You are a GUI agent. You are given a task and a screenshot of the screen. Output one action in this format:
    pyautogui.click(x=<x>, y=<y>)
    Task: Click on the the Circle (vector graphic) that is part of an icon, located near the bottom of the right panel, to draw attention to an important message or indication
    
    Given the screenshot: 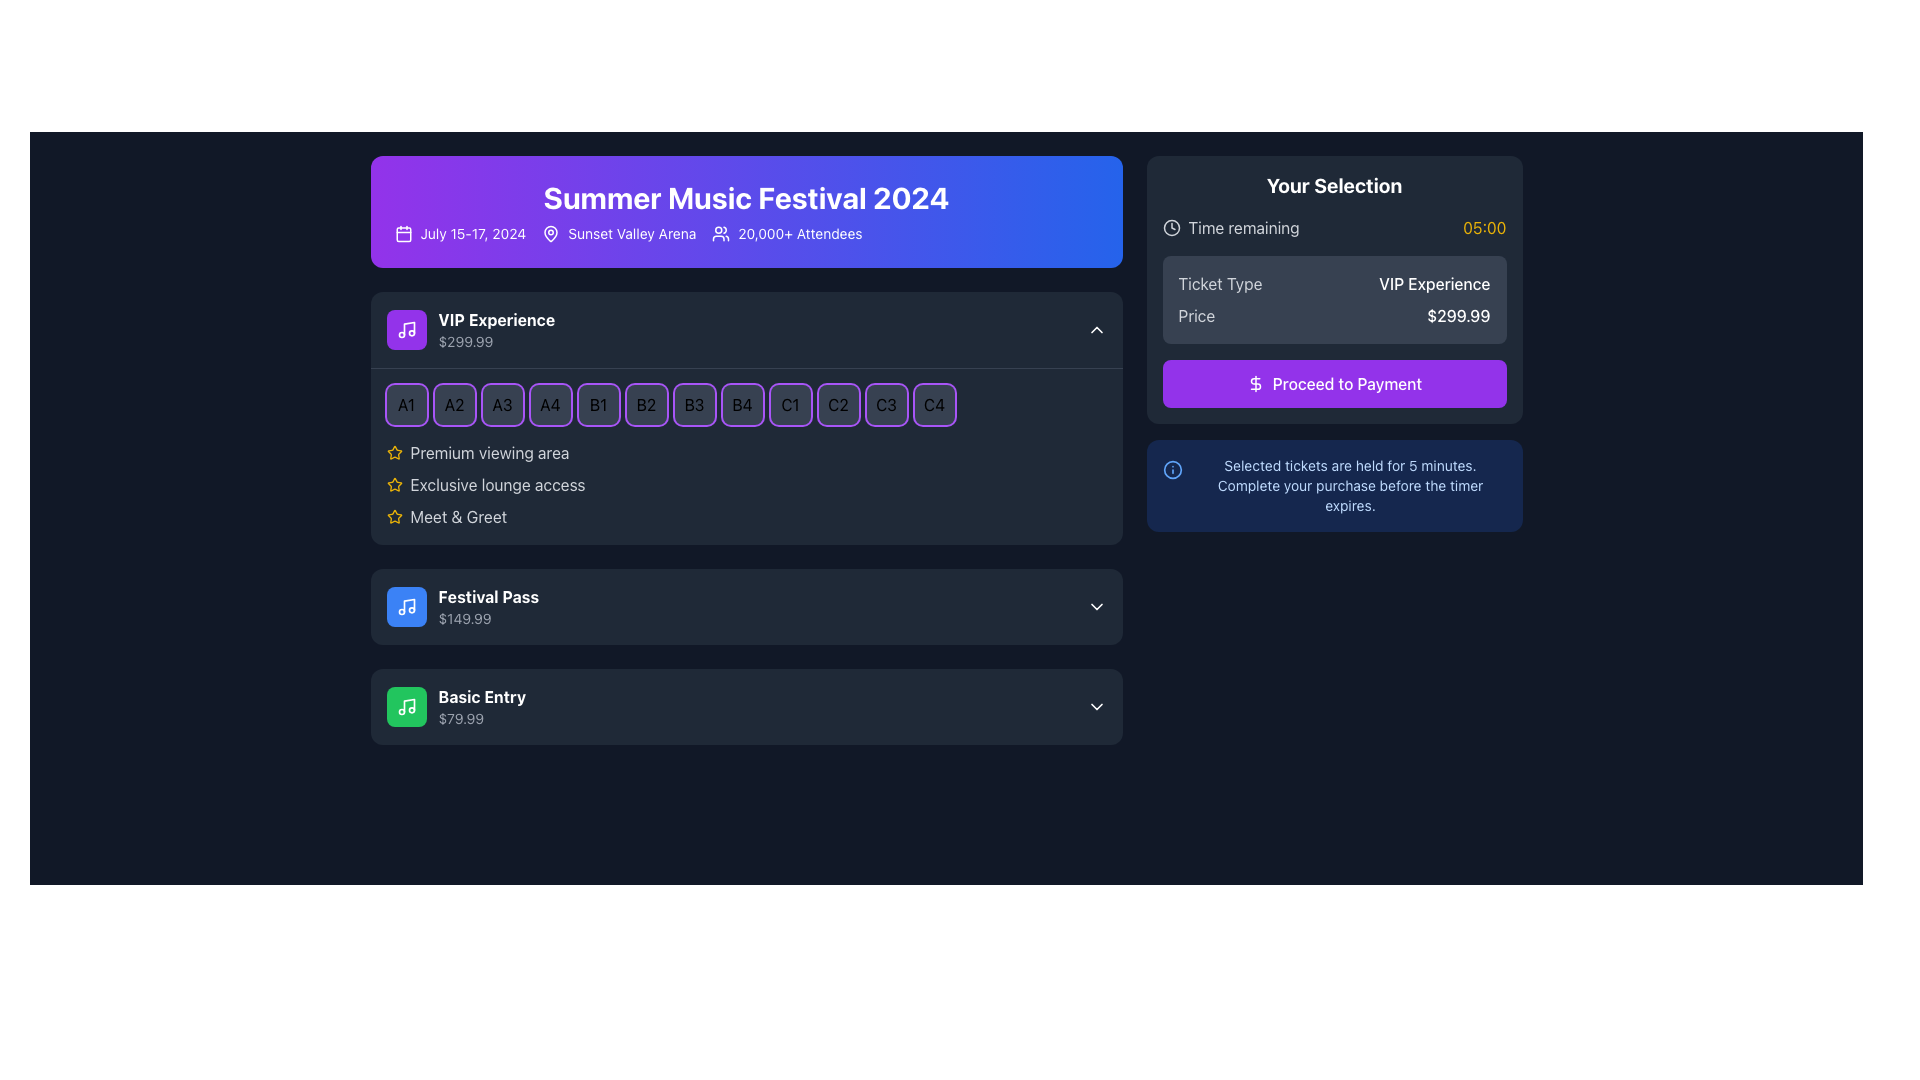 What is the action you would take?
    pyautogui.click(x=1172, y=470)
    